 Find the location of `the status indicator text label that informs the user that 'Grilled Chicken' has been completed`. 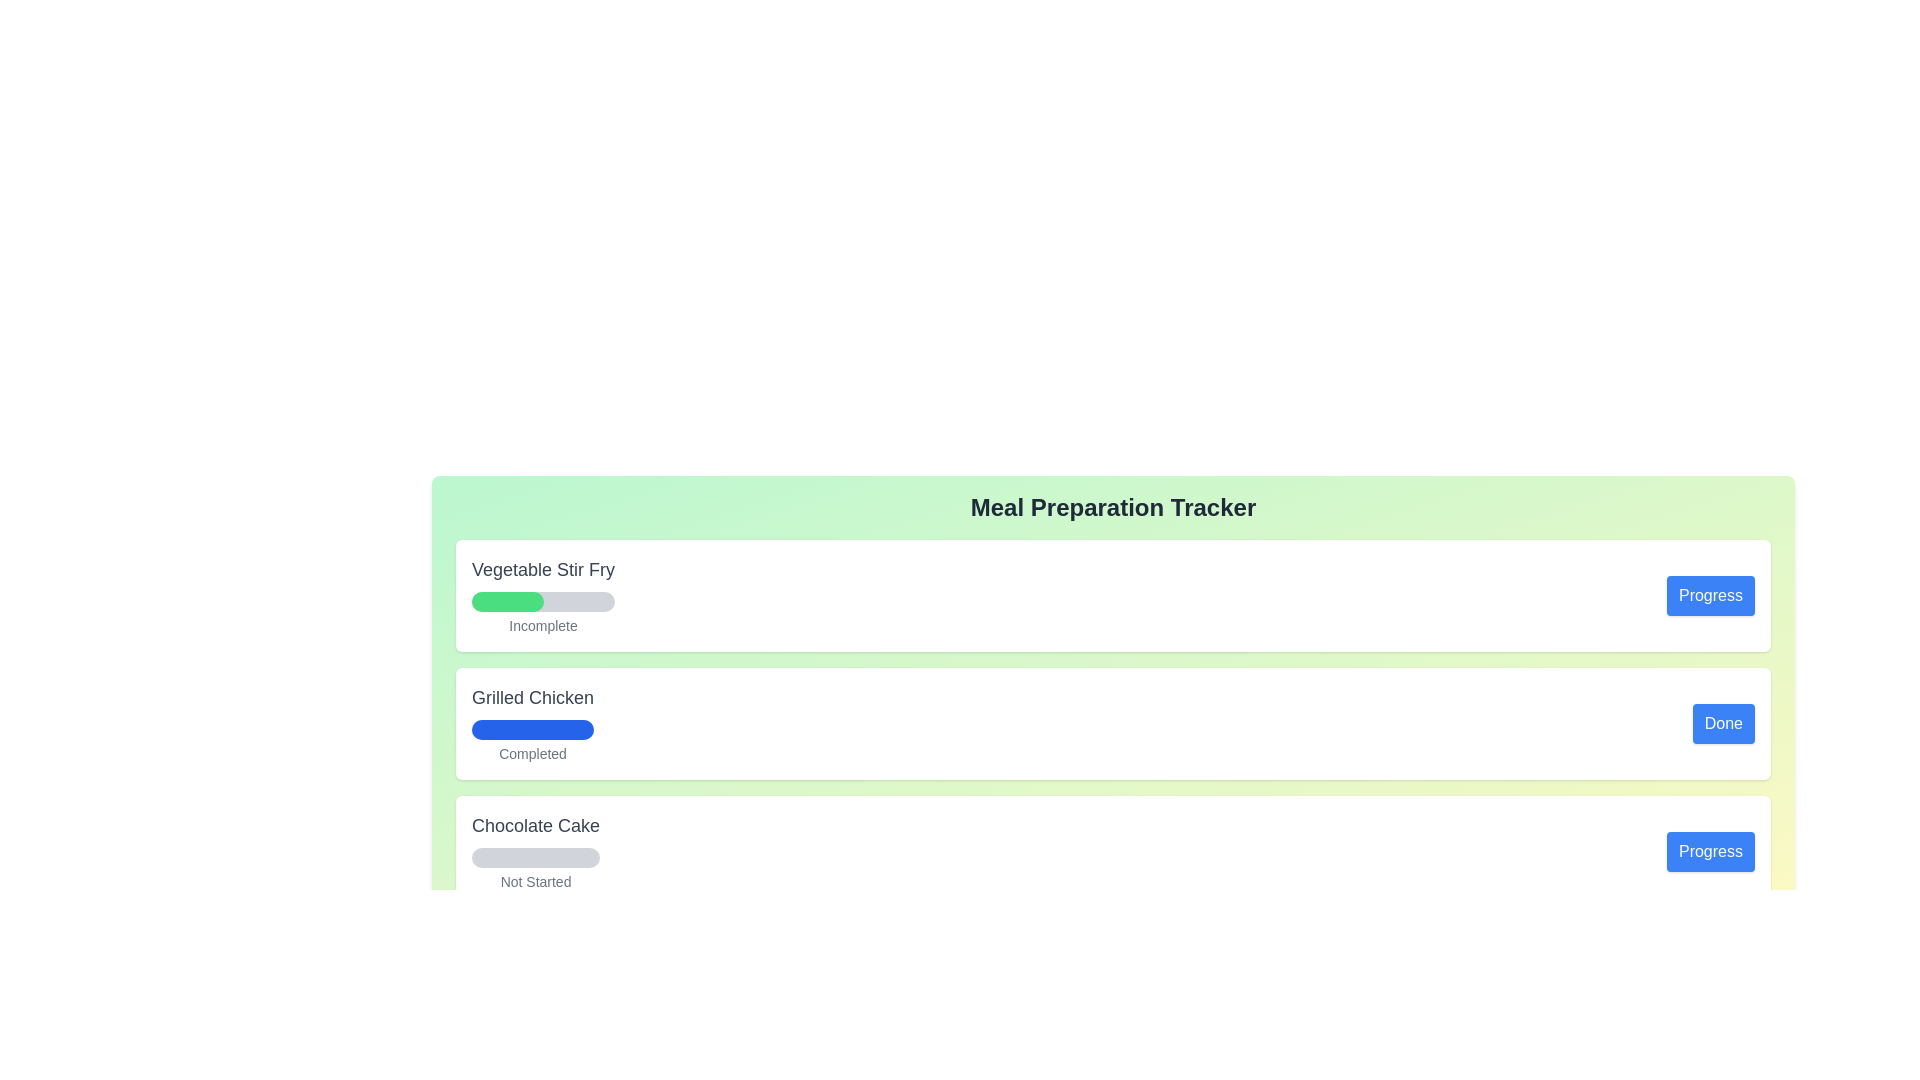

the status indicator text label that informs the user that 'Grilled Chicken' has been completed is located at coordinates (532, 753).